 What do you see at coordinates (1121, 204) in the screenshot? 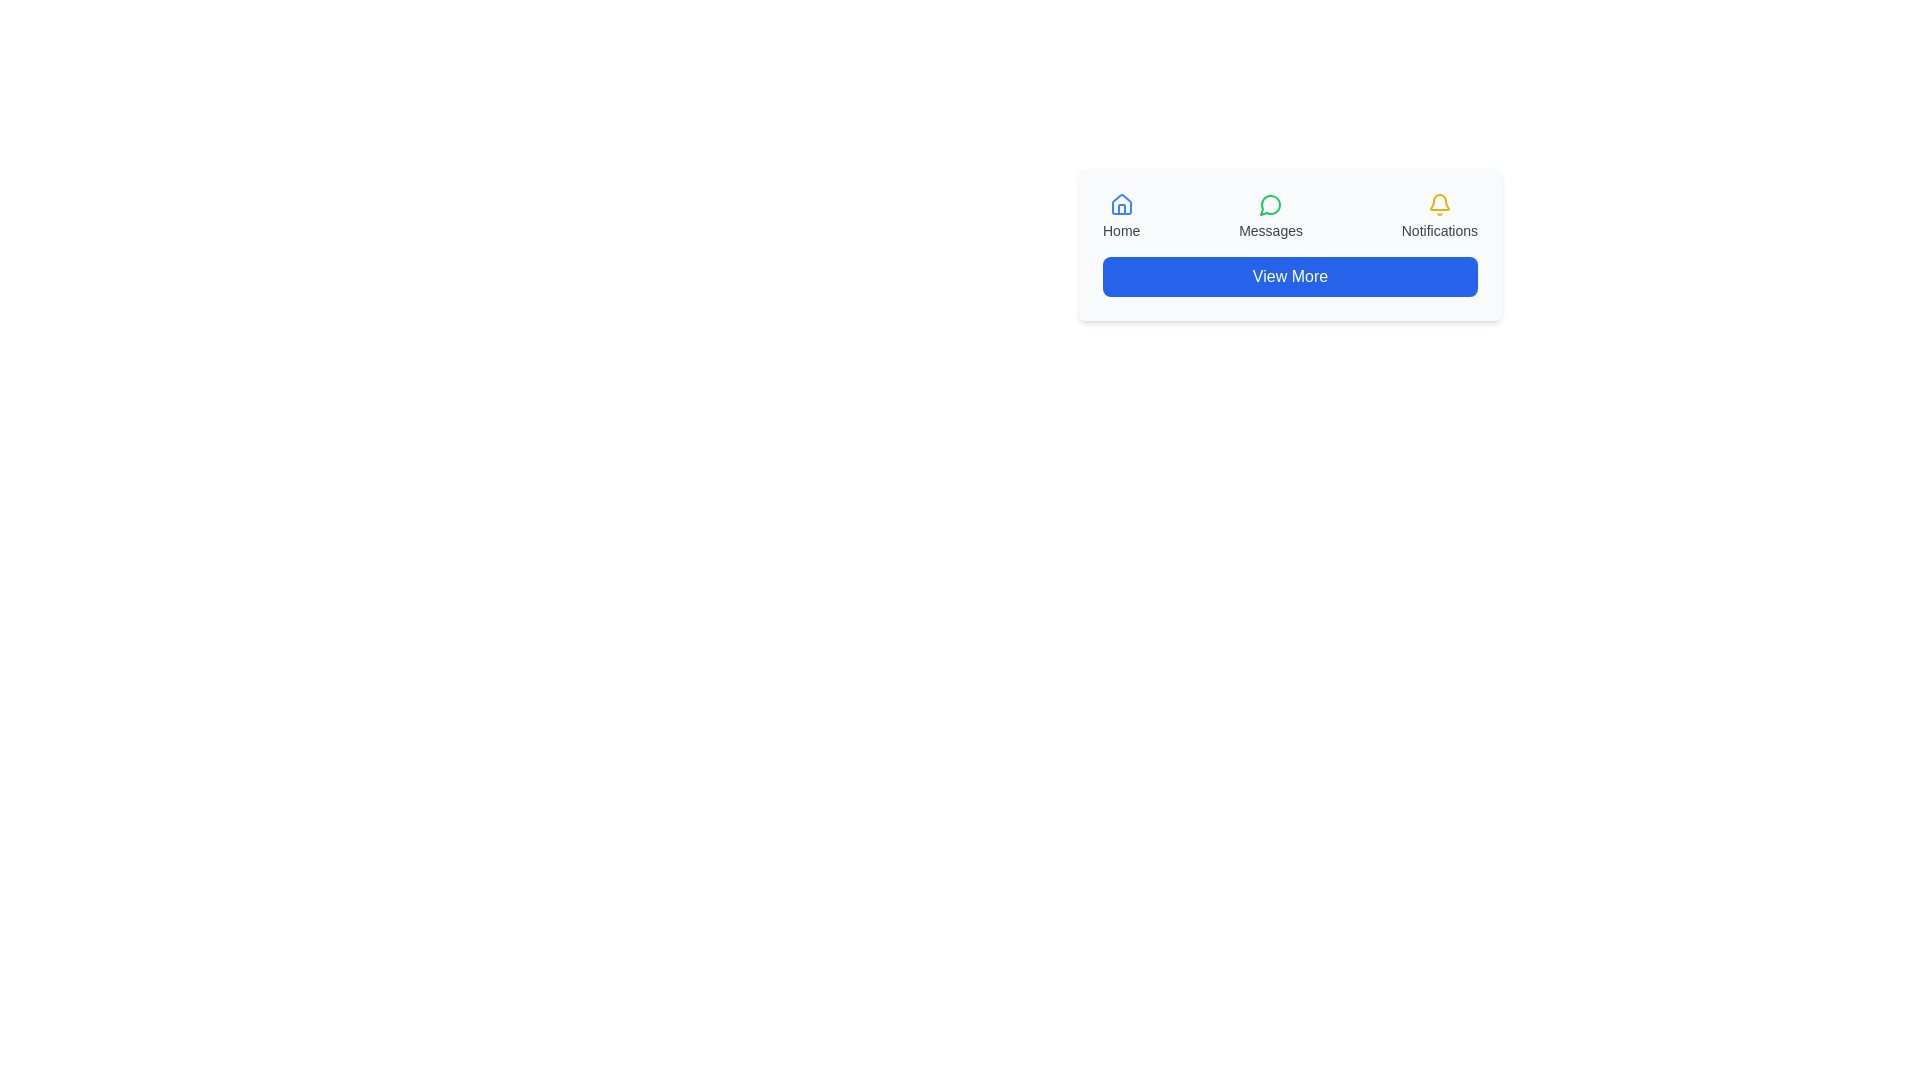
I see `the house icon represented by a blue vector graphic located above the 'Home' text in the icon group` at bounding box center [1121, 204].